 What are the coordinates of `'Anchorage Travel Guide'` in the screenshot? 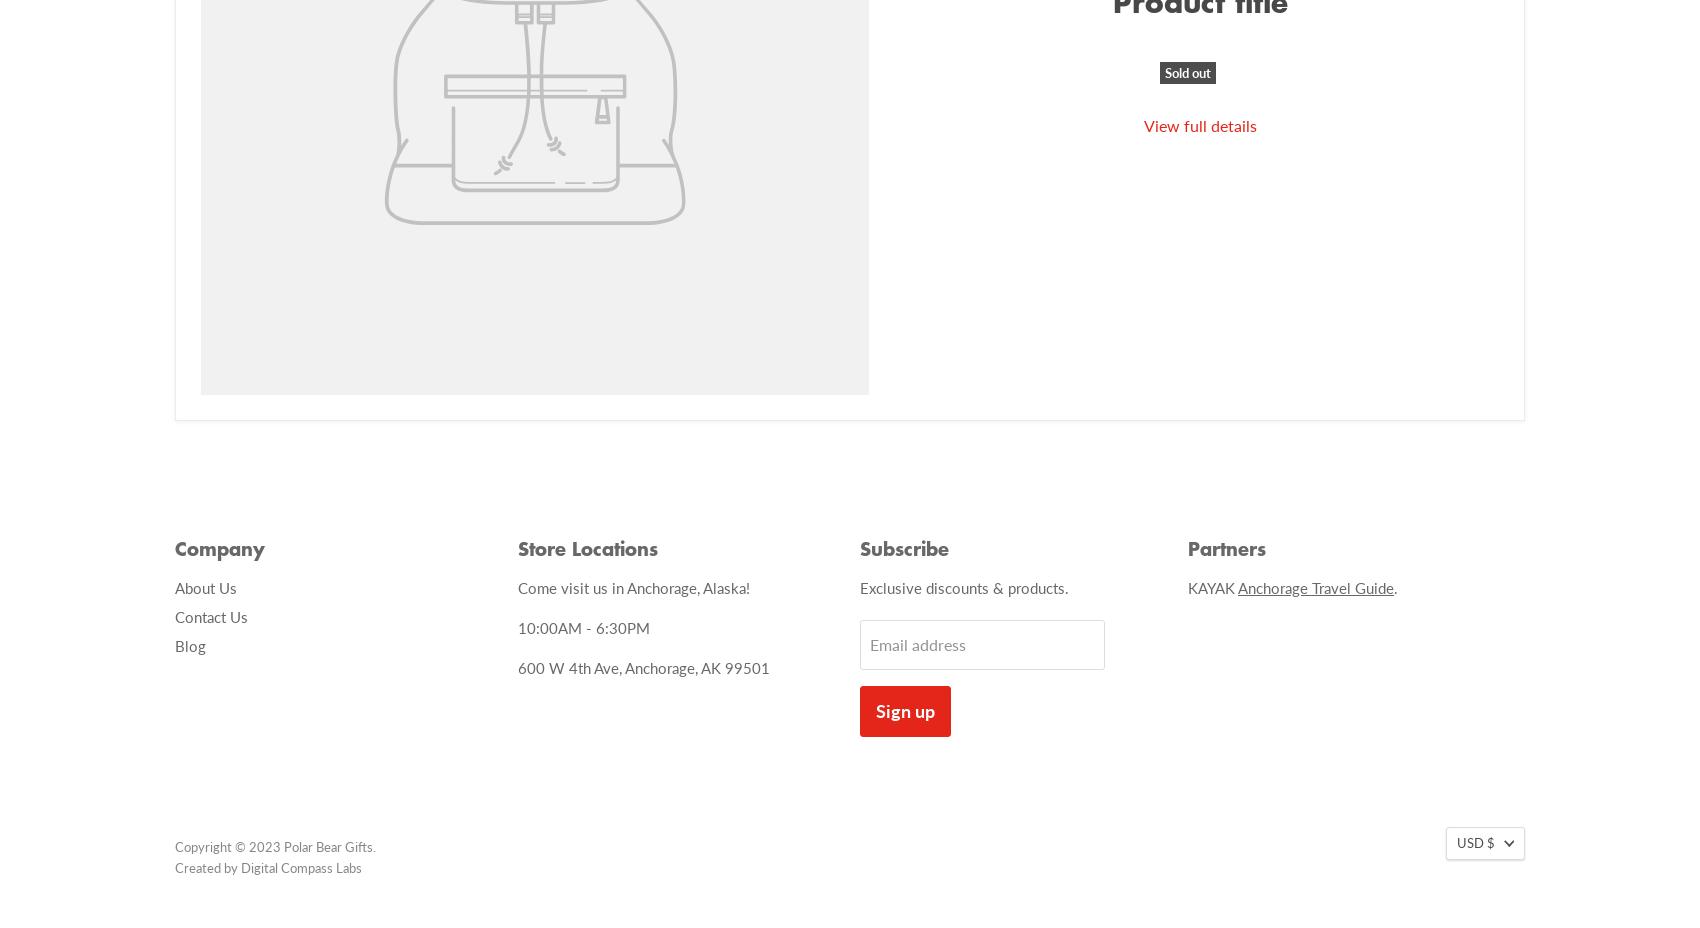 It's located at (1236, 586).